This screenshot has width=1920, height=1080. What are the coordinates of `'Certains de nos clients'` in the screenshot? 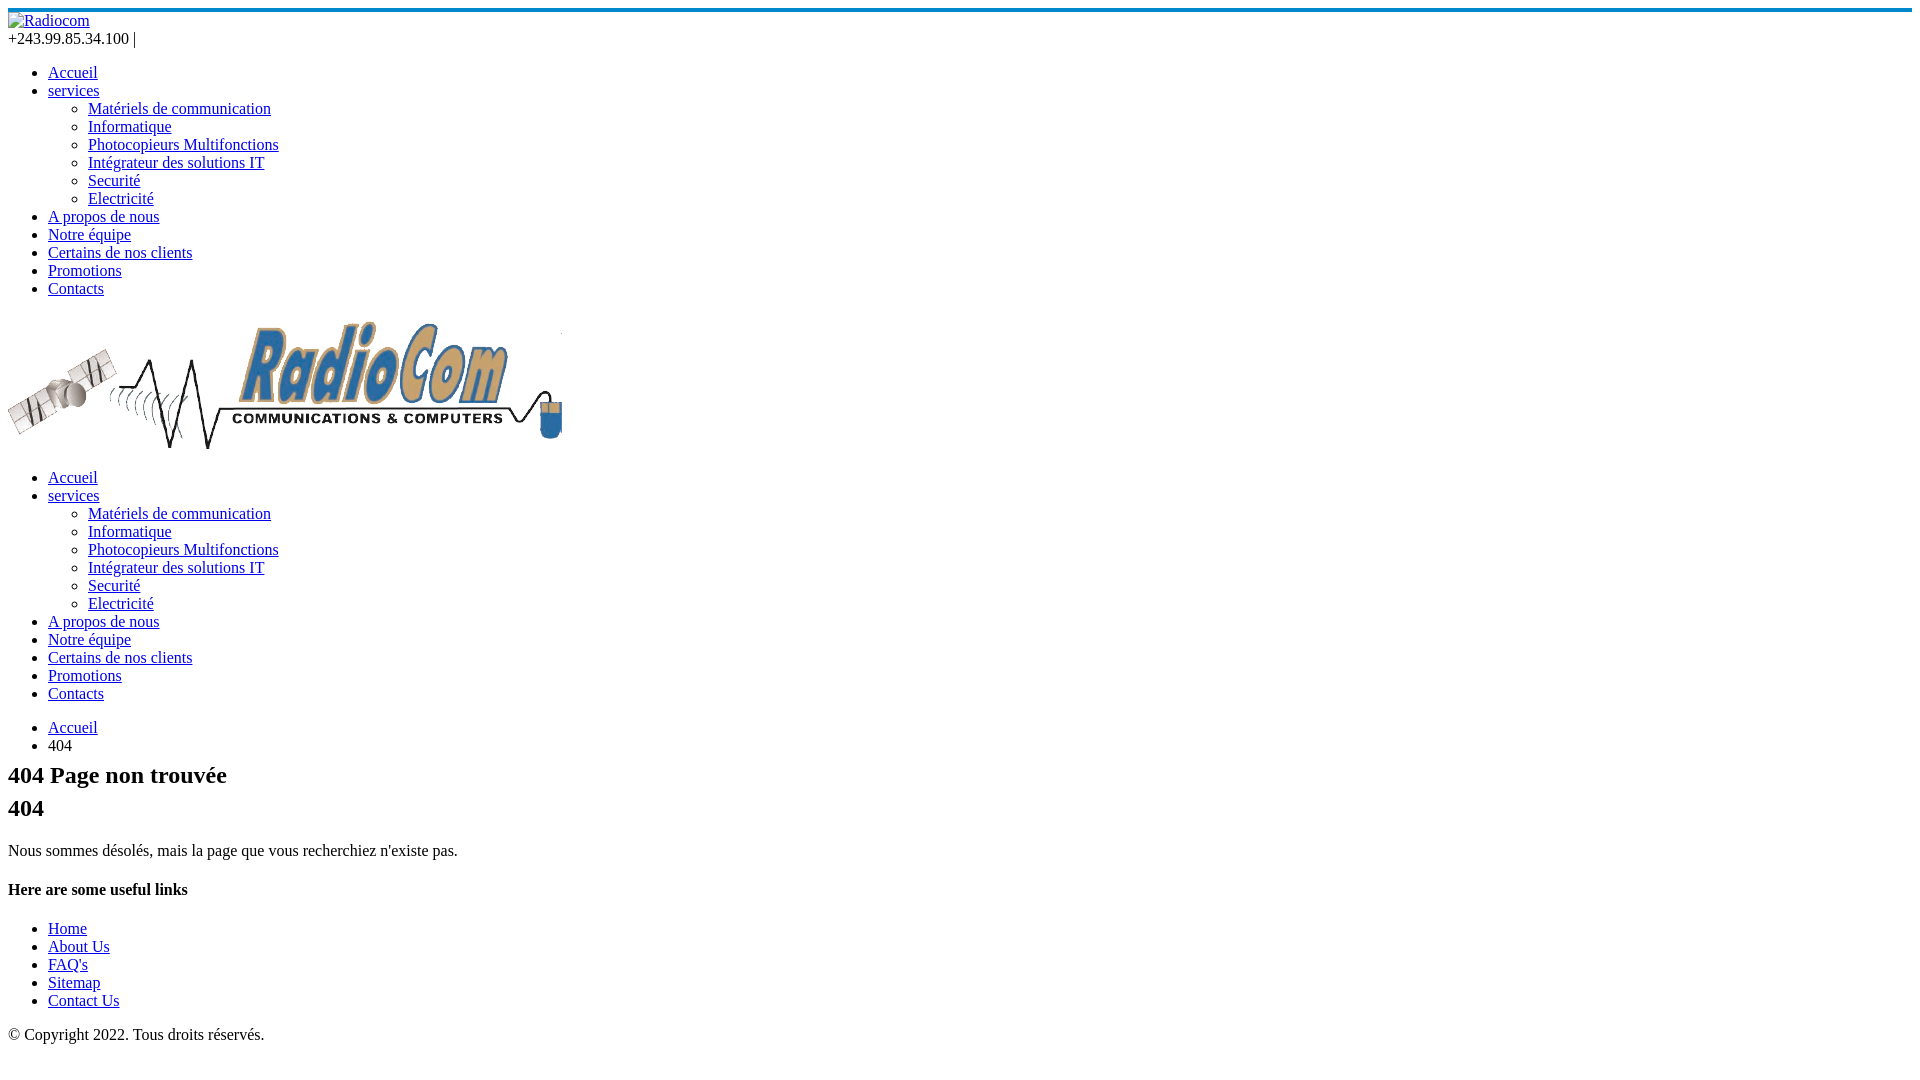 It's located at (48, 251).